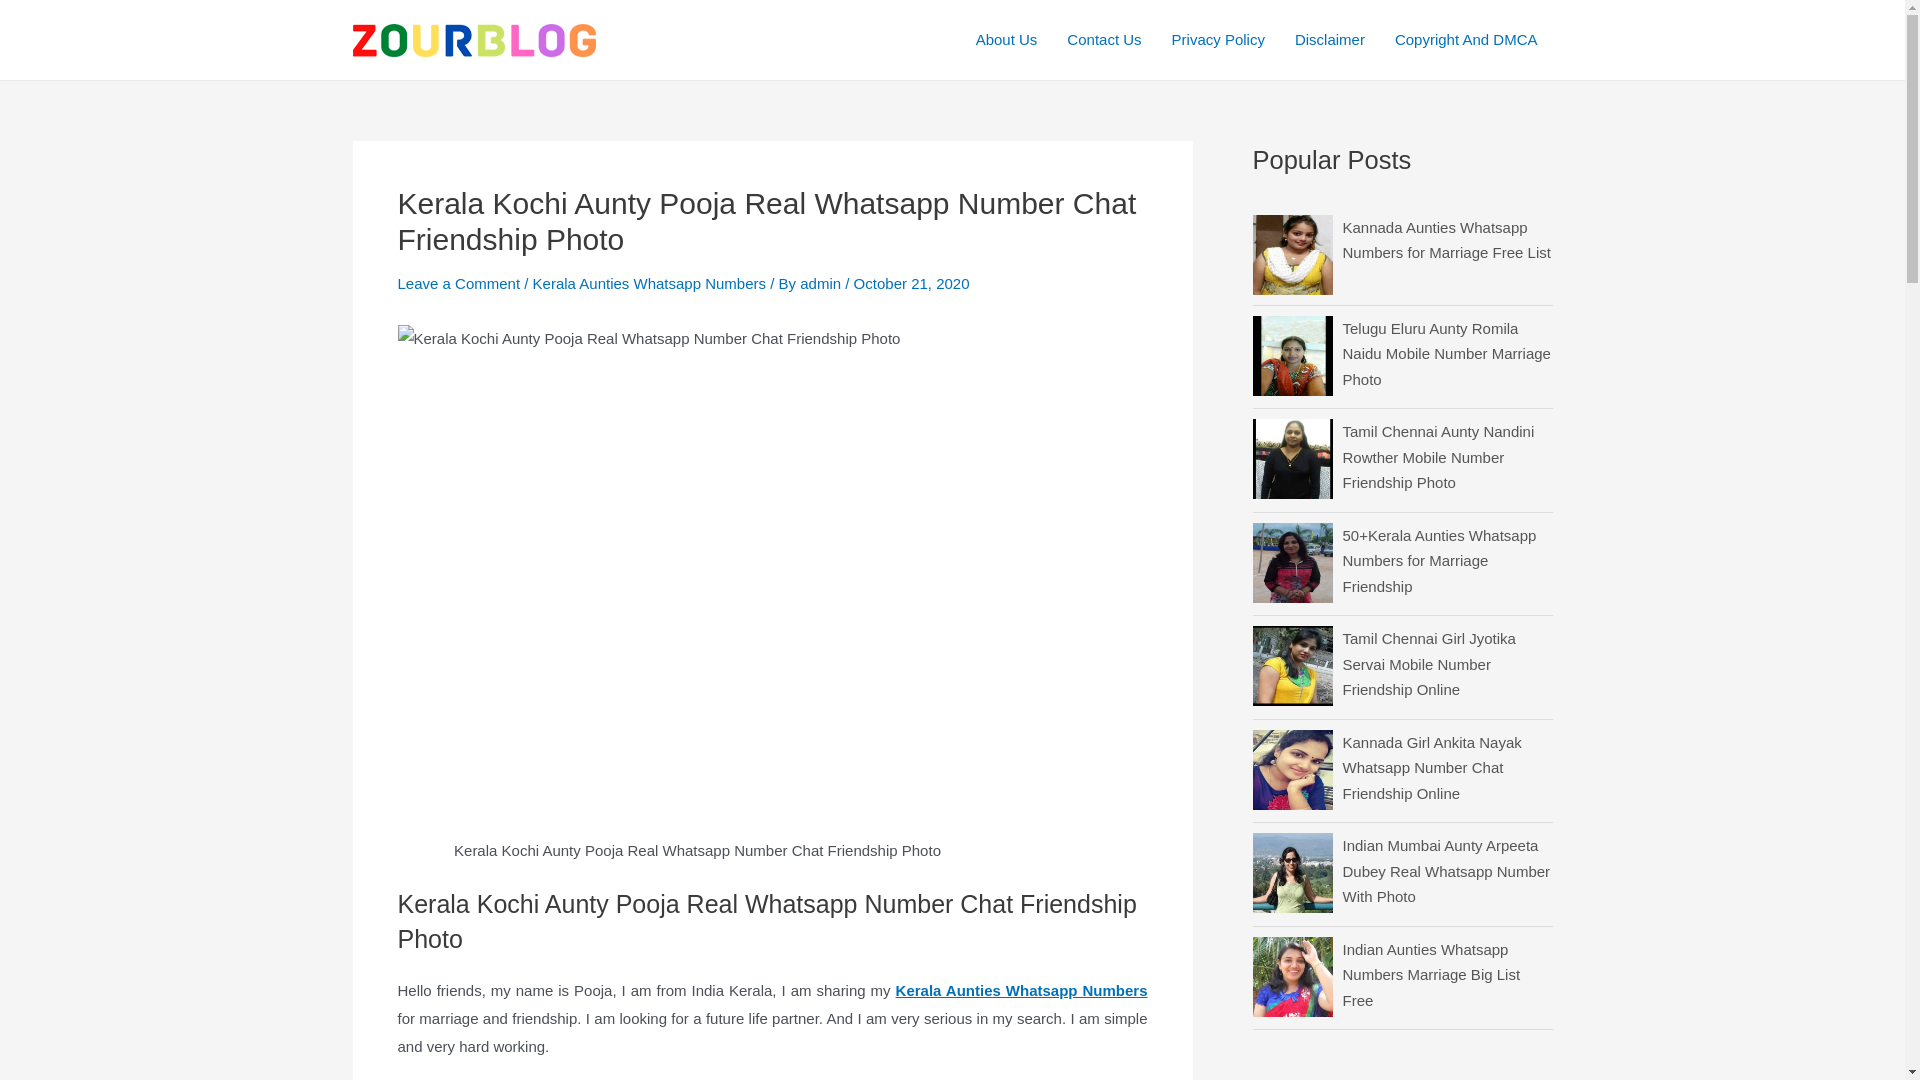  Describe the element at coordinates (1022, 990) in the screenshot. I see `'Kerala Aunties Whatsapp Numbers'` at that location.